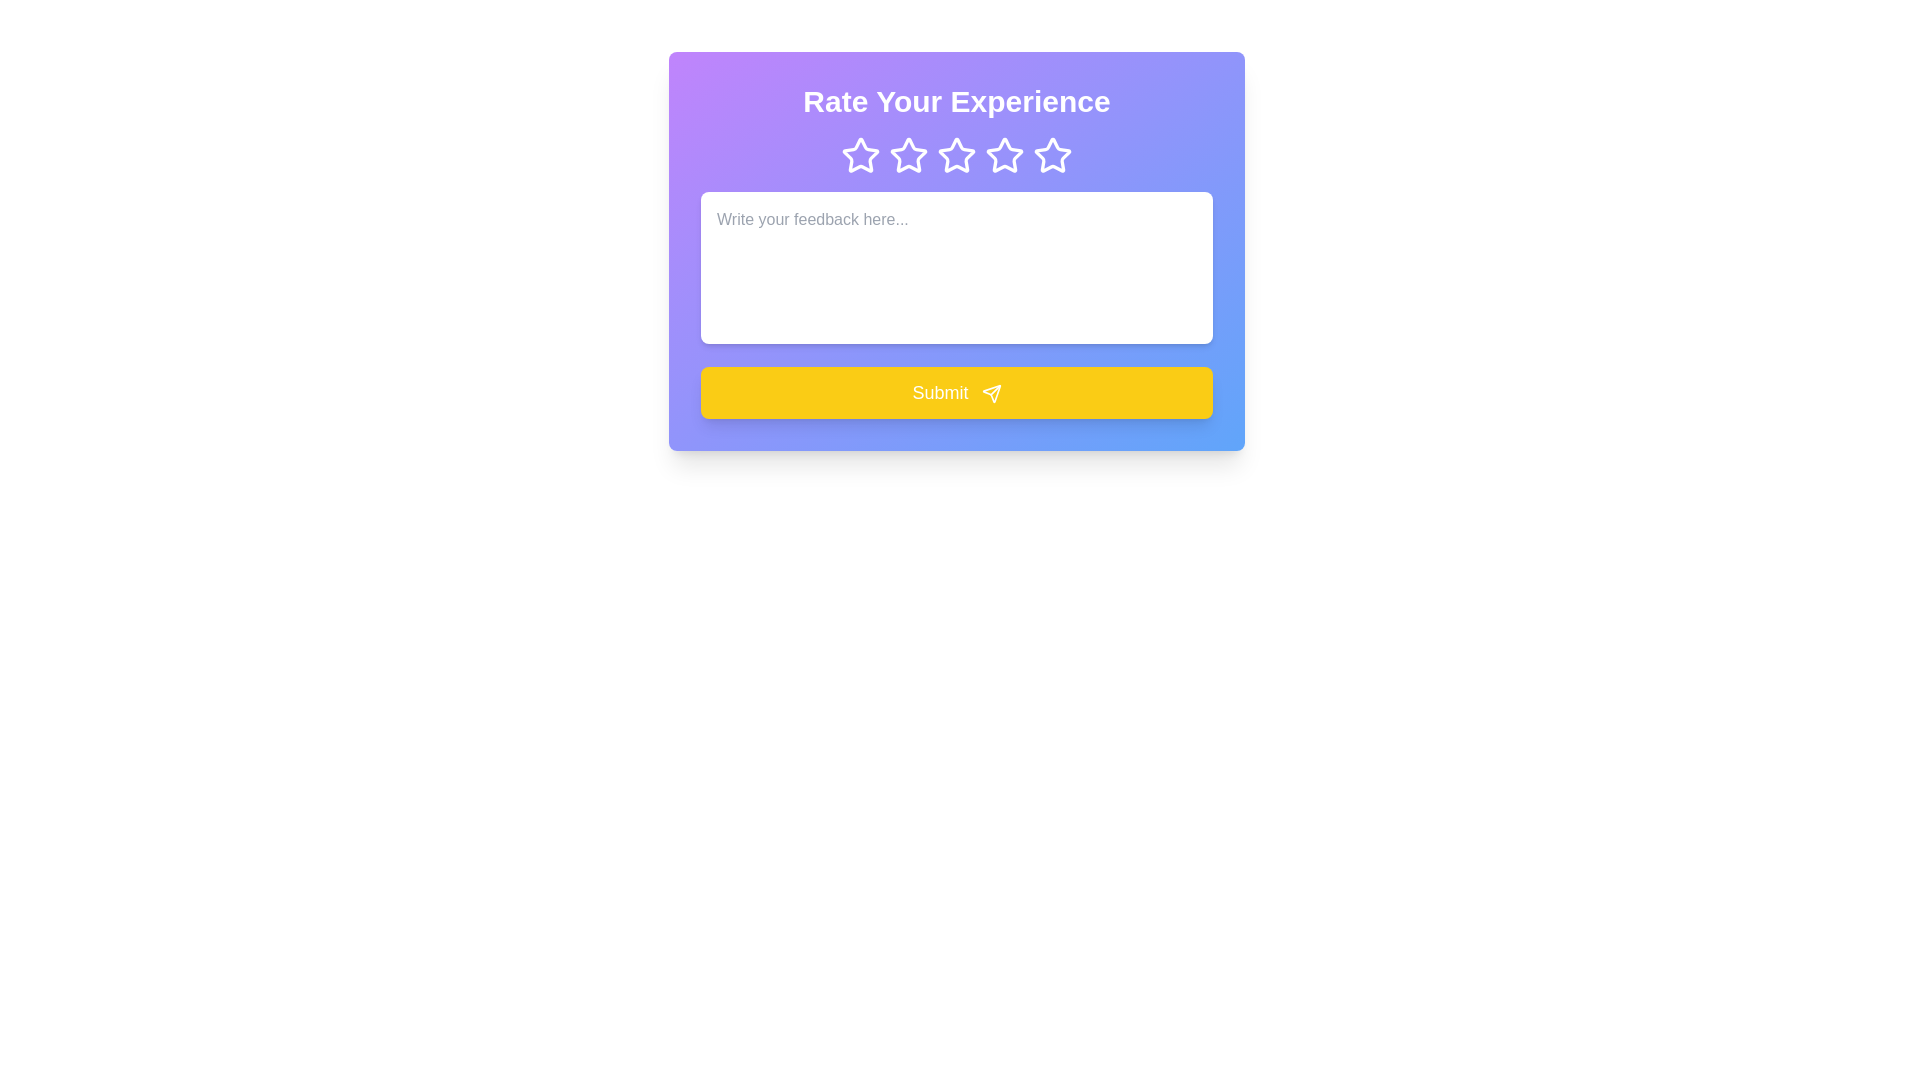 The height and width of the screenshot is (1080, 1920). I want to click on the star icon representing the third rating value in the 'Rate Your Experience' section, so click(955, 154).